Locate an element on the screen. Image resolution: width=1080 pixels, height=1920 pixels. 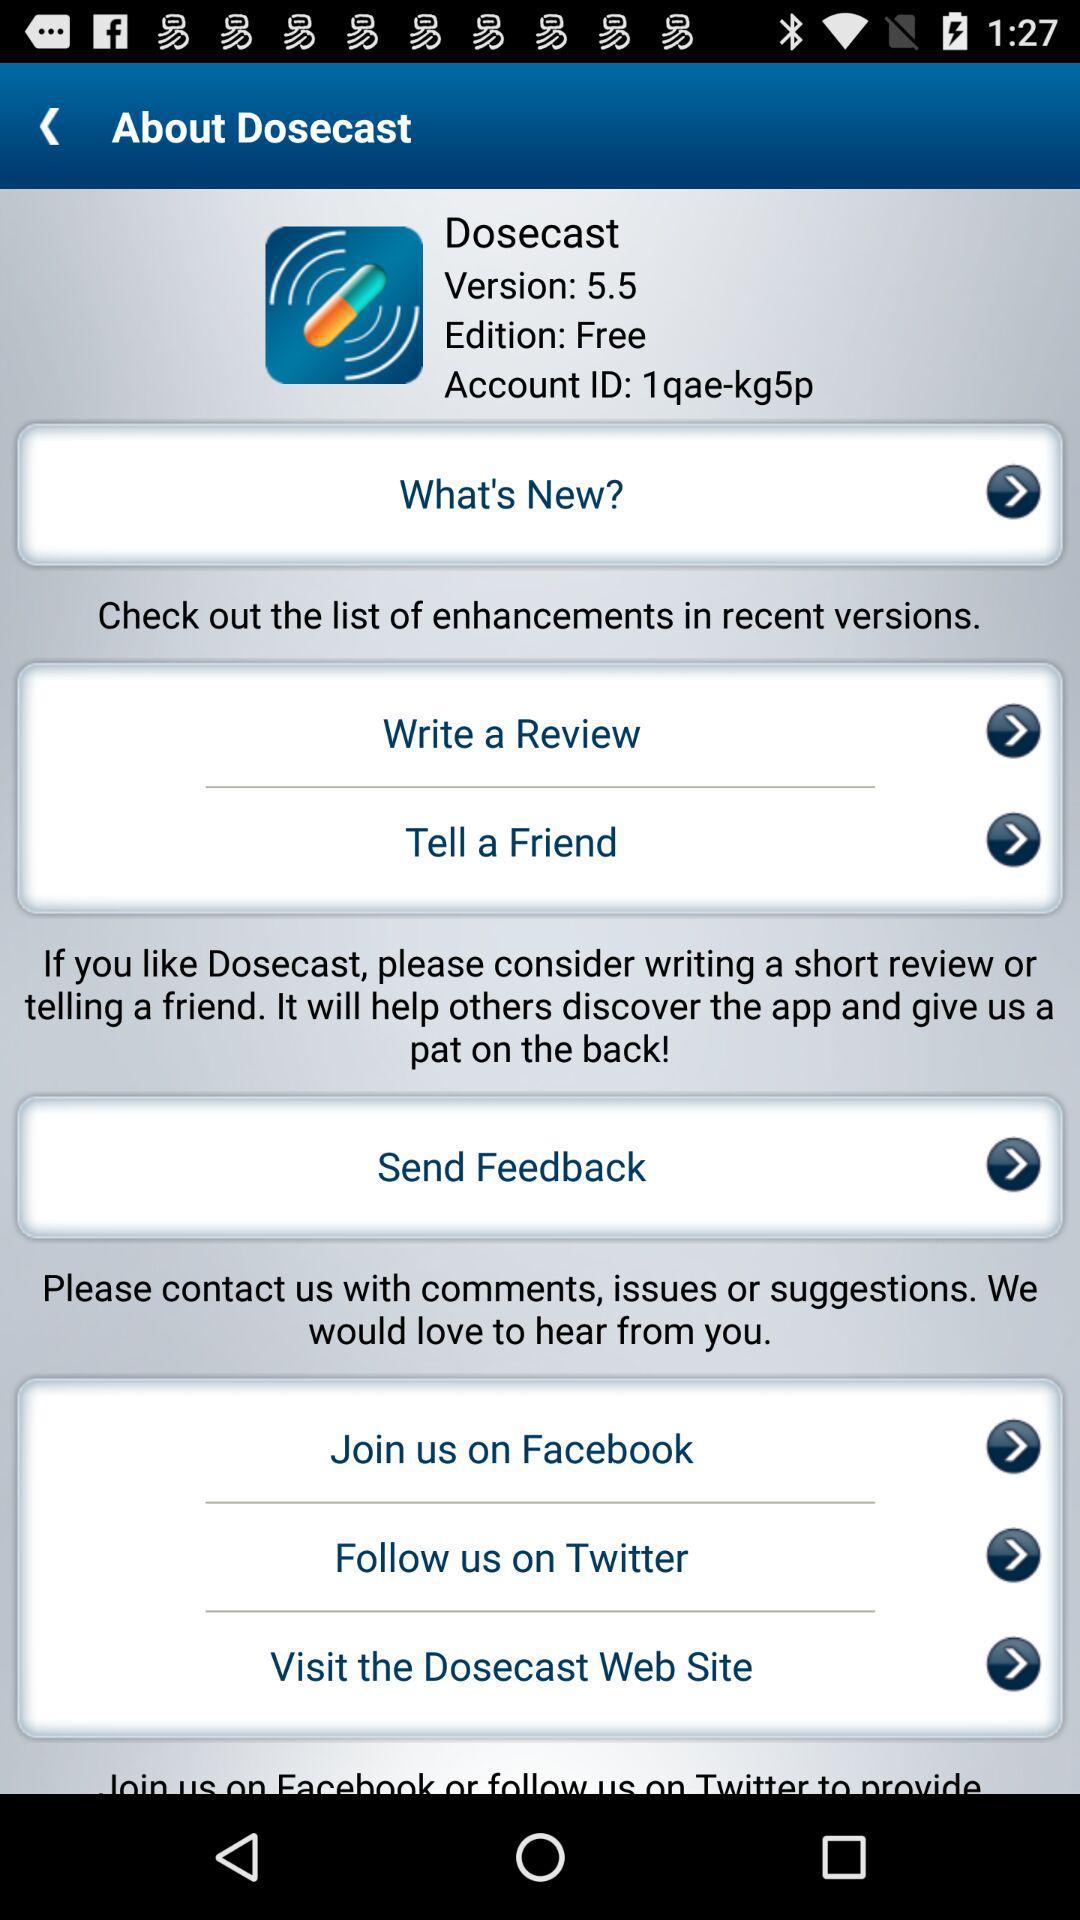
the arrow_backward icon is located at coordinates (54, 133).